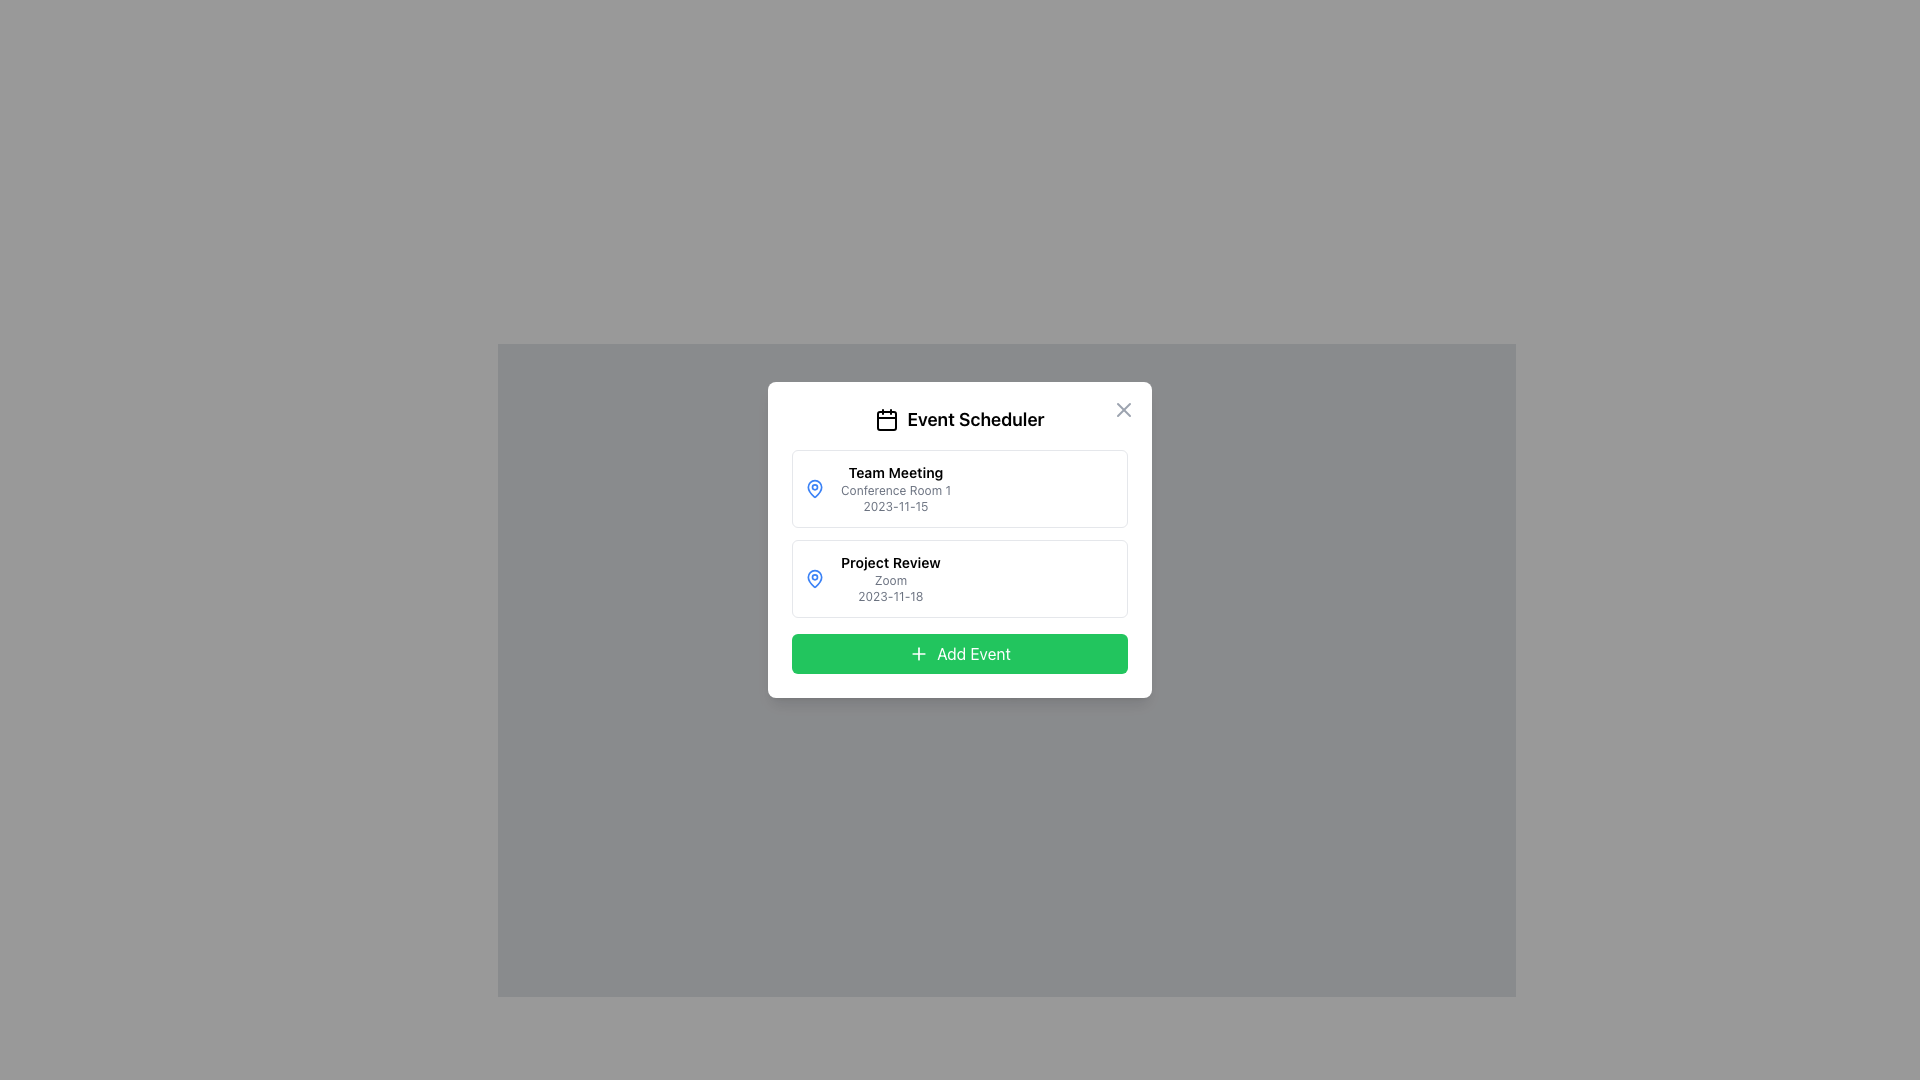 The image size is (1920, 1080). Describe the element at coordinates (960, 489) in the screenshot. I see `the first Event item card in the 'Event Scheduler' interface, which displays details such as the title, location, and date` at that location.